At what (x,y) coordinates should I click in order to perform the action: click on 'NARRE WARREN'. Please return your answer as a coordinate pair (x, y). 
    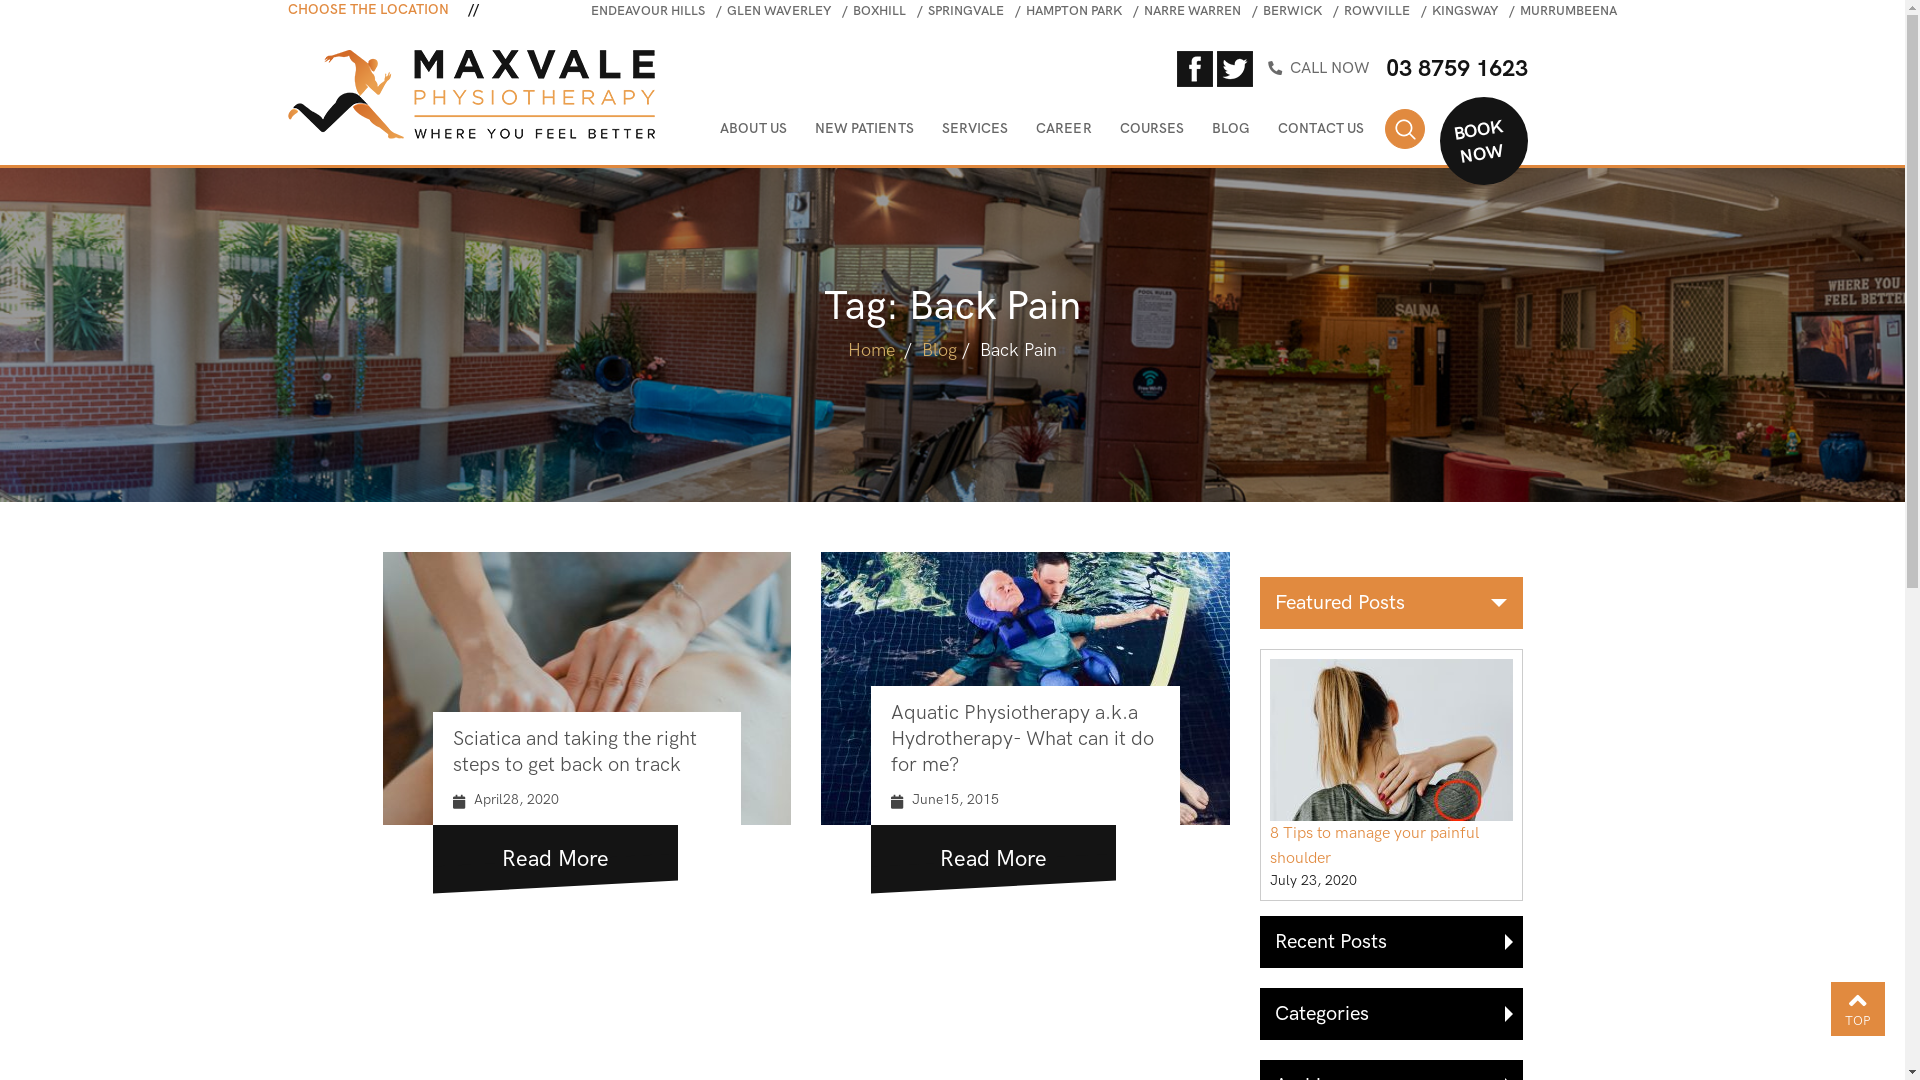
    Looking at the image, I should click on (1192, 11).